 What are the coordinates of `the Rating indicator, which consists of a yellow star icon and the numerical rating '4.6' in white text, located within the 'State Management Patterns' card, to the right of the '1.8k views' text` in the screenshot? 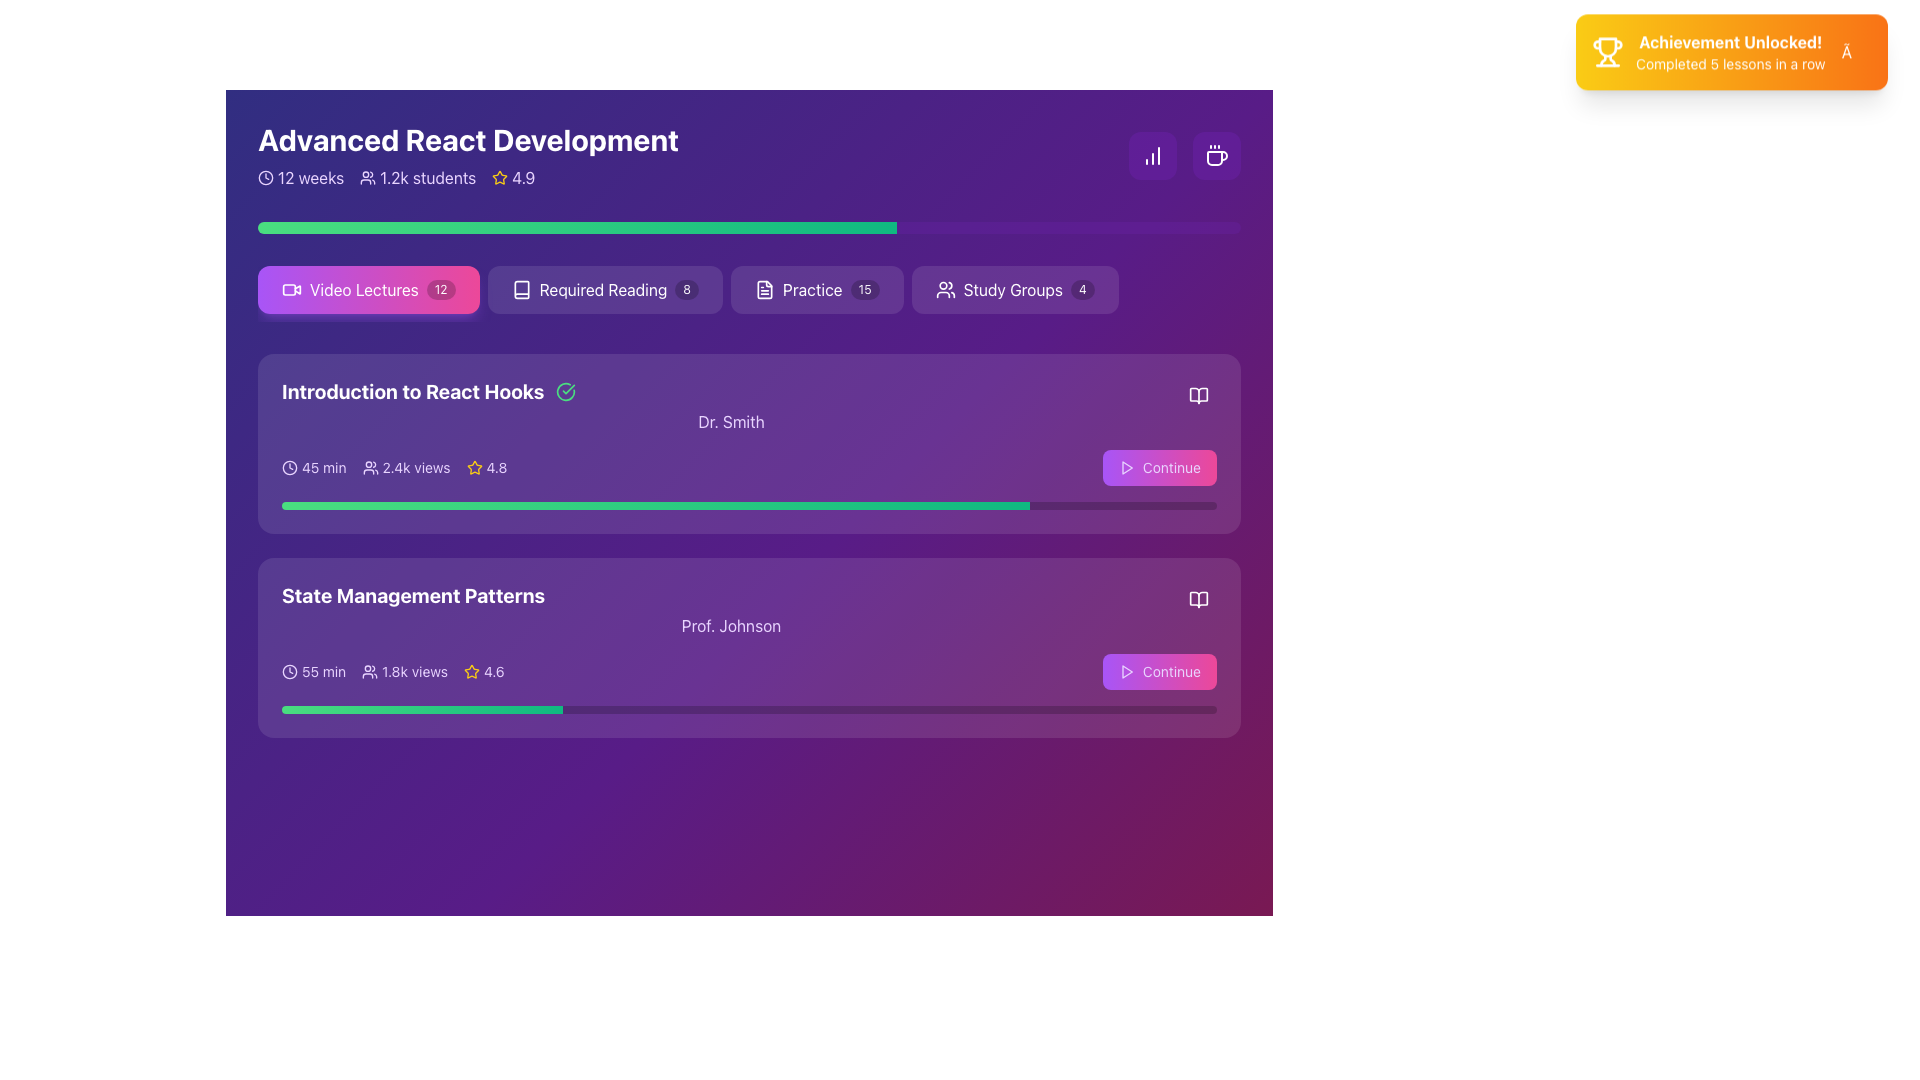 It's located at (484, 671).